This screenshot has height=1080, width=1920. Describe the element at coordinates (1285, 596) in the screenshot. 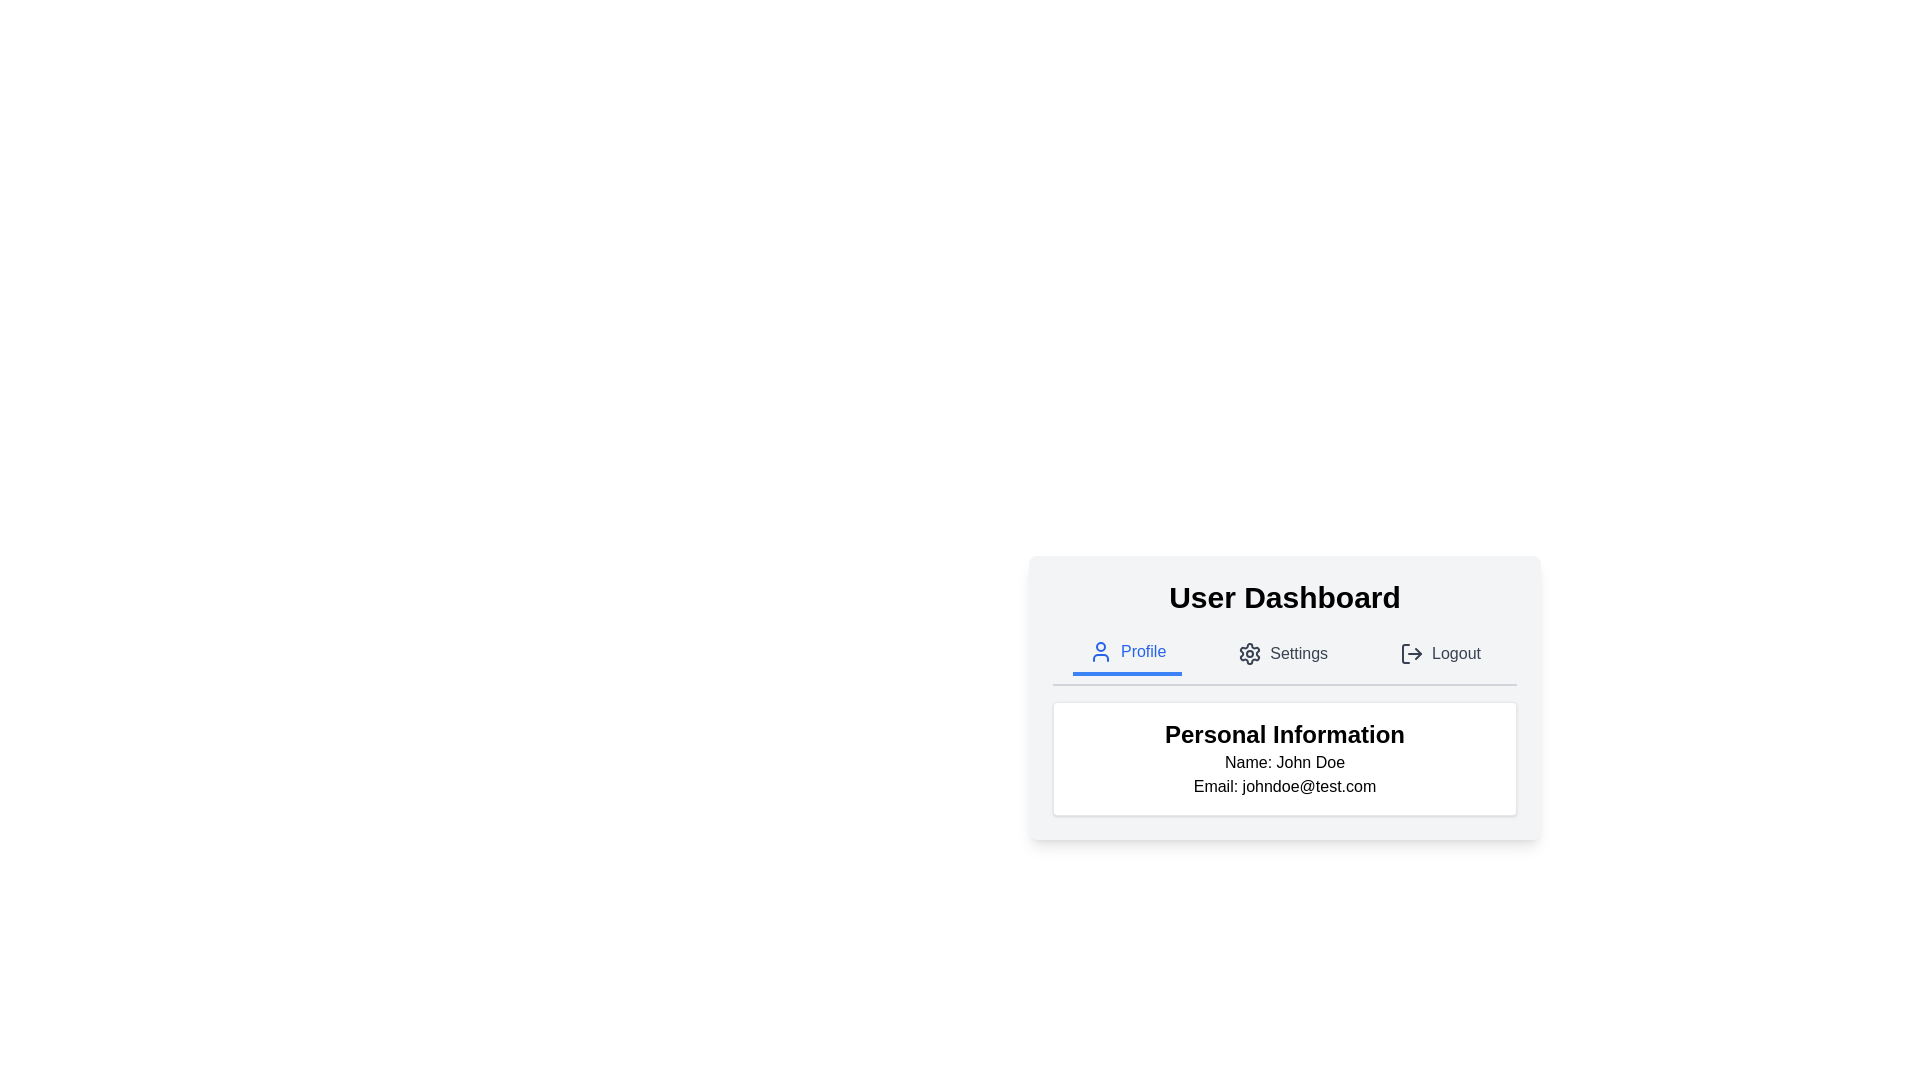

I see `header text indicating the 'User Dashboard' which is located at the top of the card-like structure containing navigation options` at that location.